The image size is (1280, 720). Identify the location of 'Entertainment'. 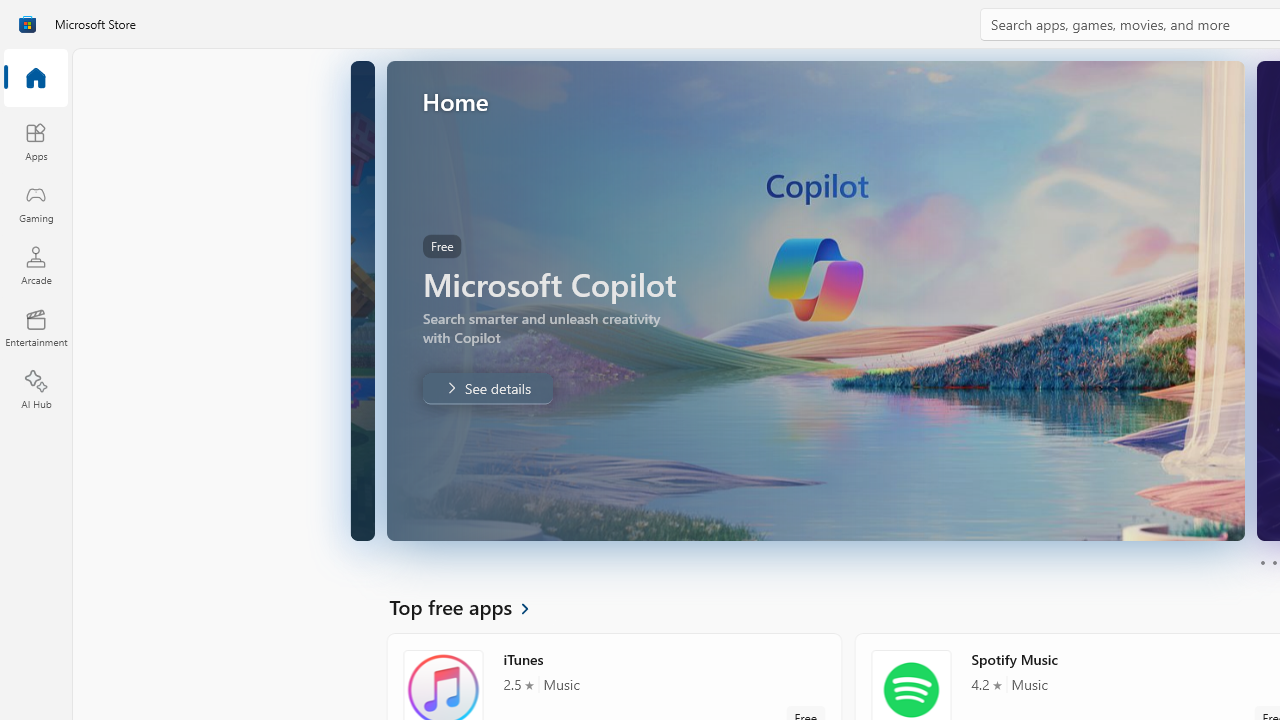
(35, 326).